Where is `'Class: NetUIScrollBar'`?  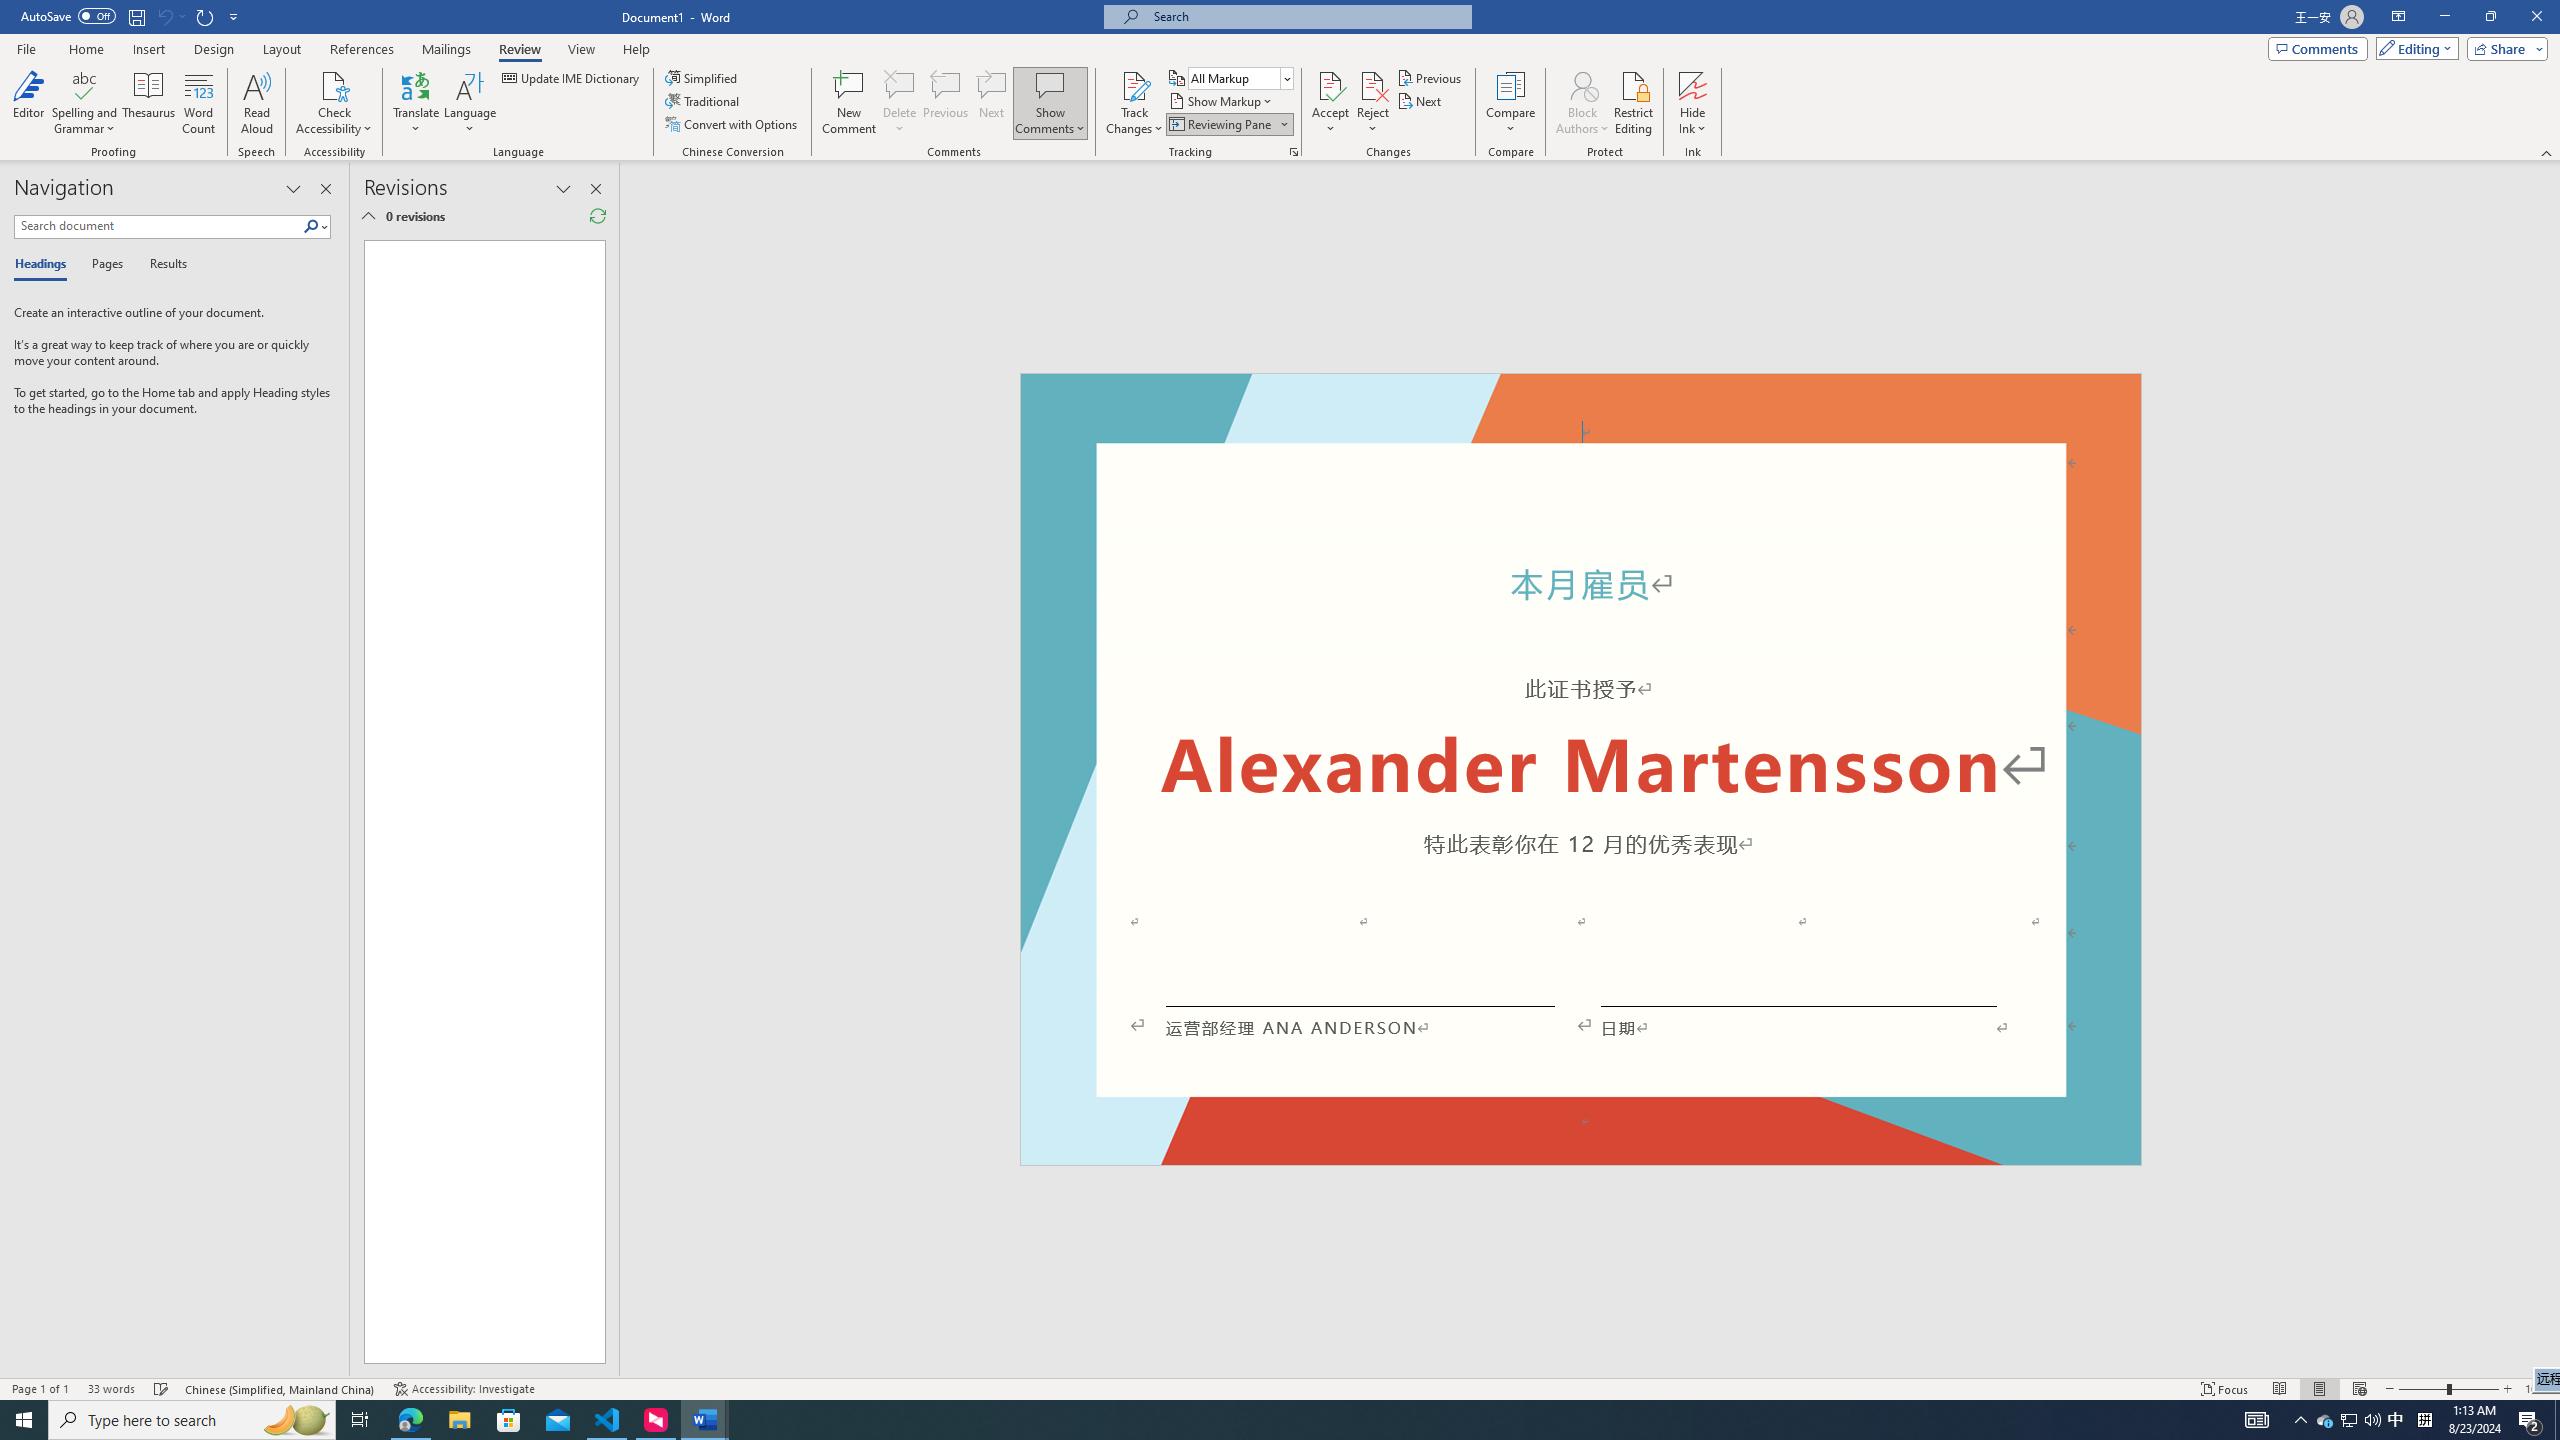 'Class: NetUIScrollBar' is located at coordinates (2551, 769).